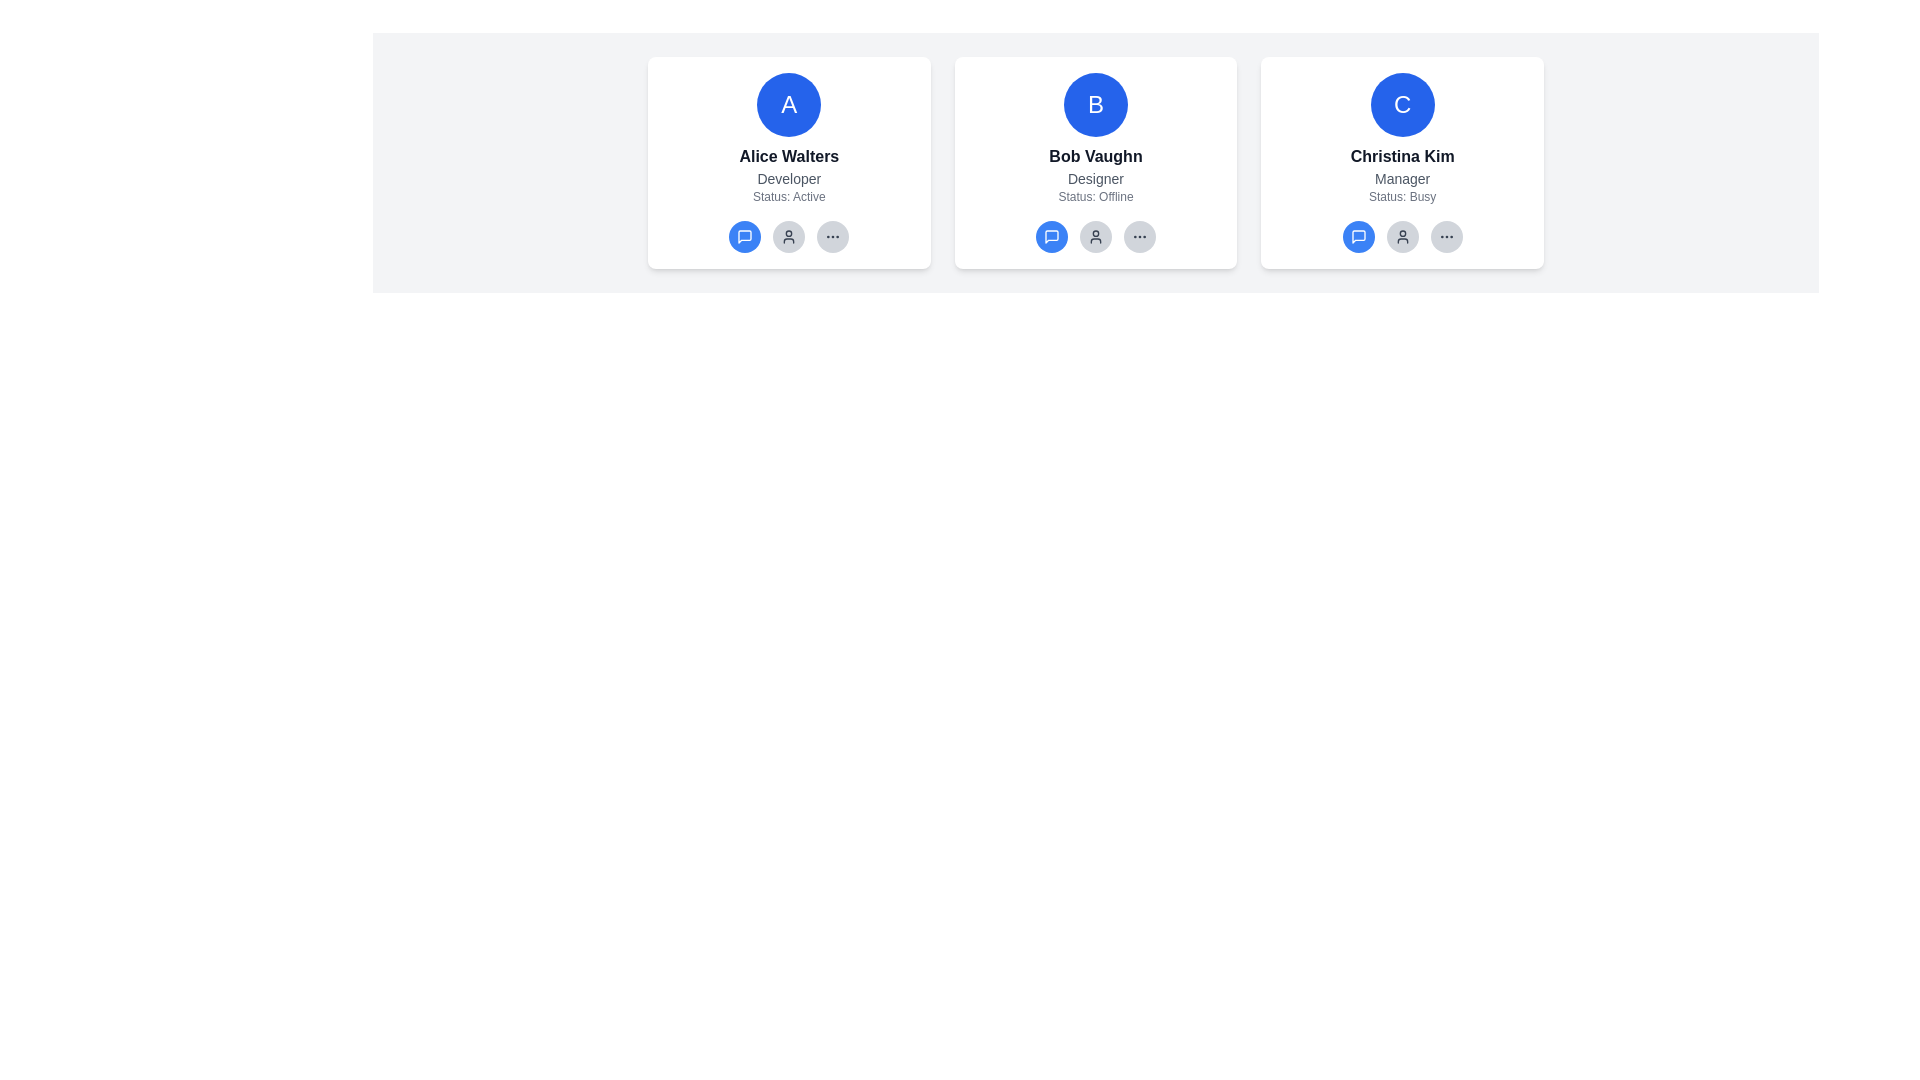 This screenshot has width=1920, height=1080. What do you see at coordinates (788, 177) in the screenshot?
I see `the text label that displays 'Developer', which is located beneath the name 'Alice Walters' and above the label 'Status: Active' within the card component` at bounding box center [788, 177].